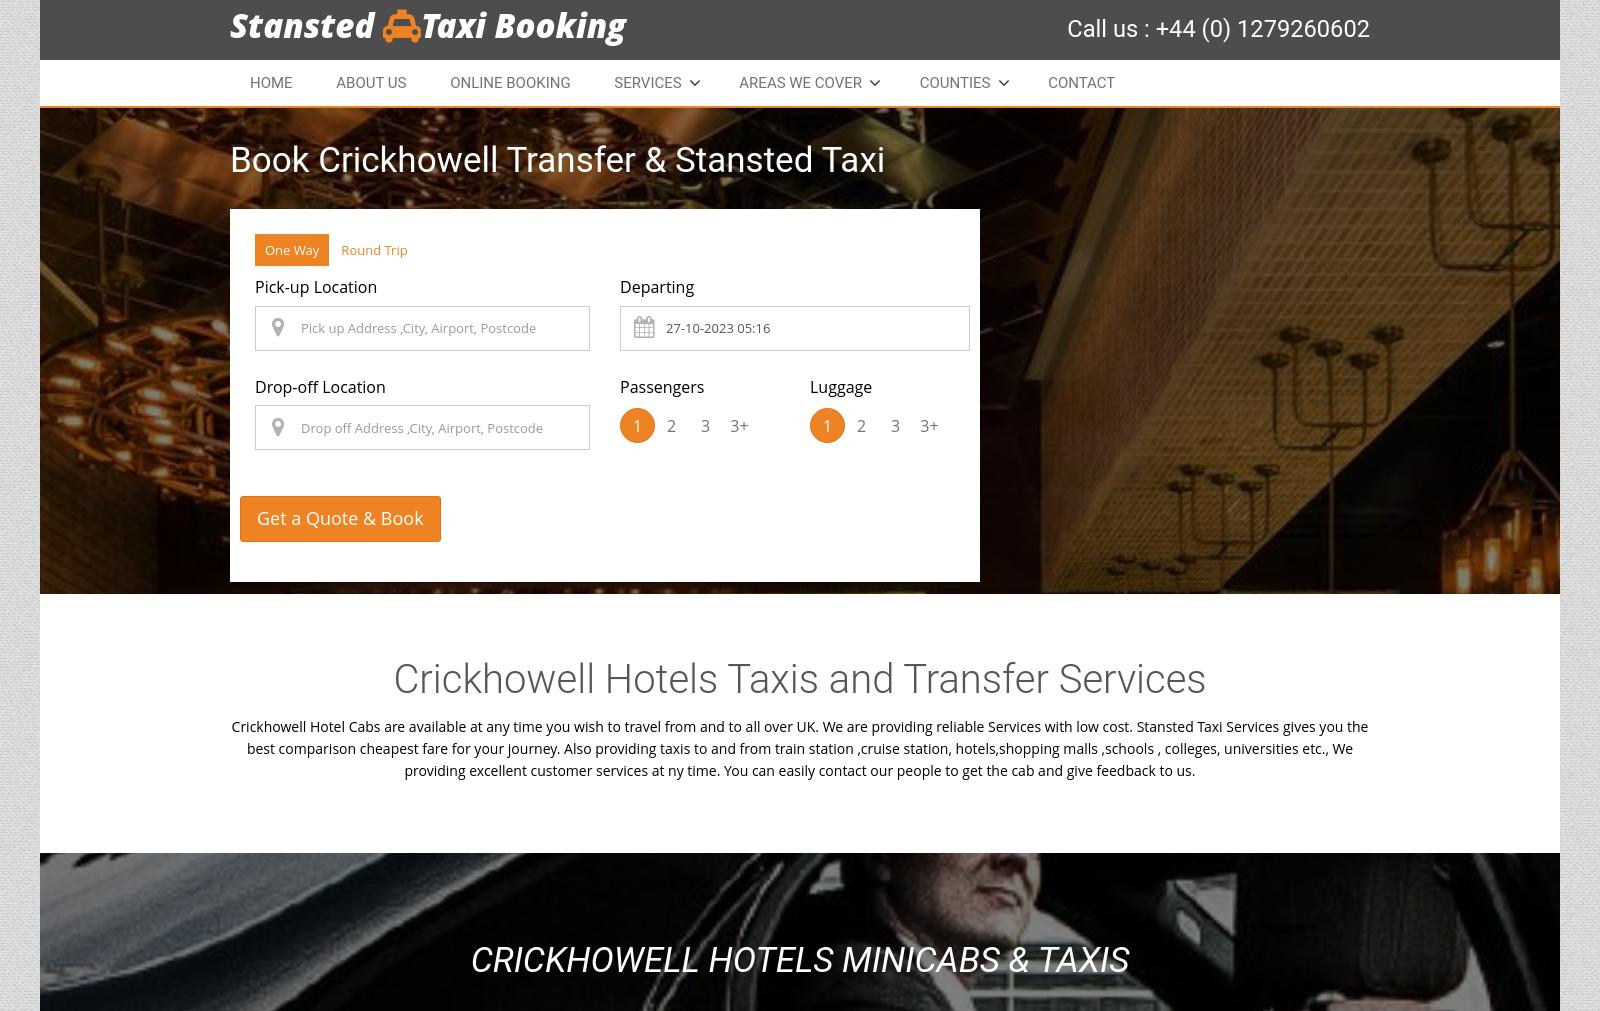  Describe the element at coordinates (340, 518) in the screenshot. I see `'Get a Quote & Book'` at that location.